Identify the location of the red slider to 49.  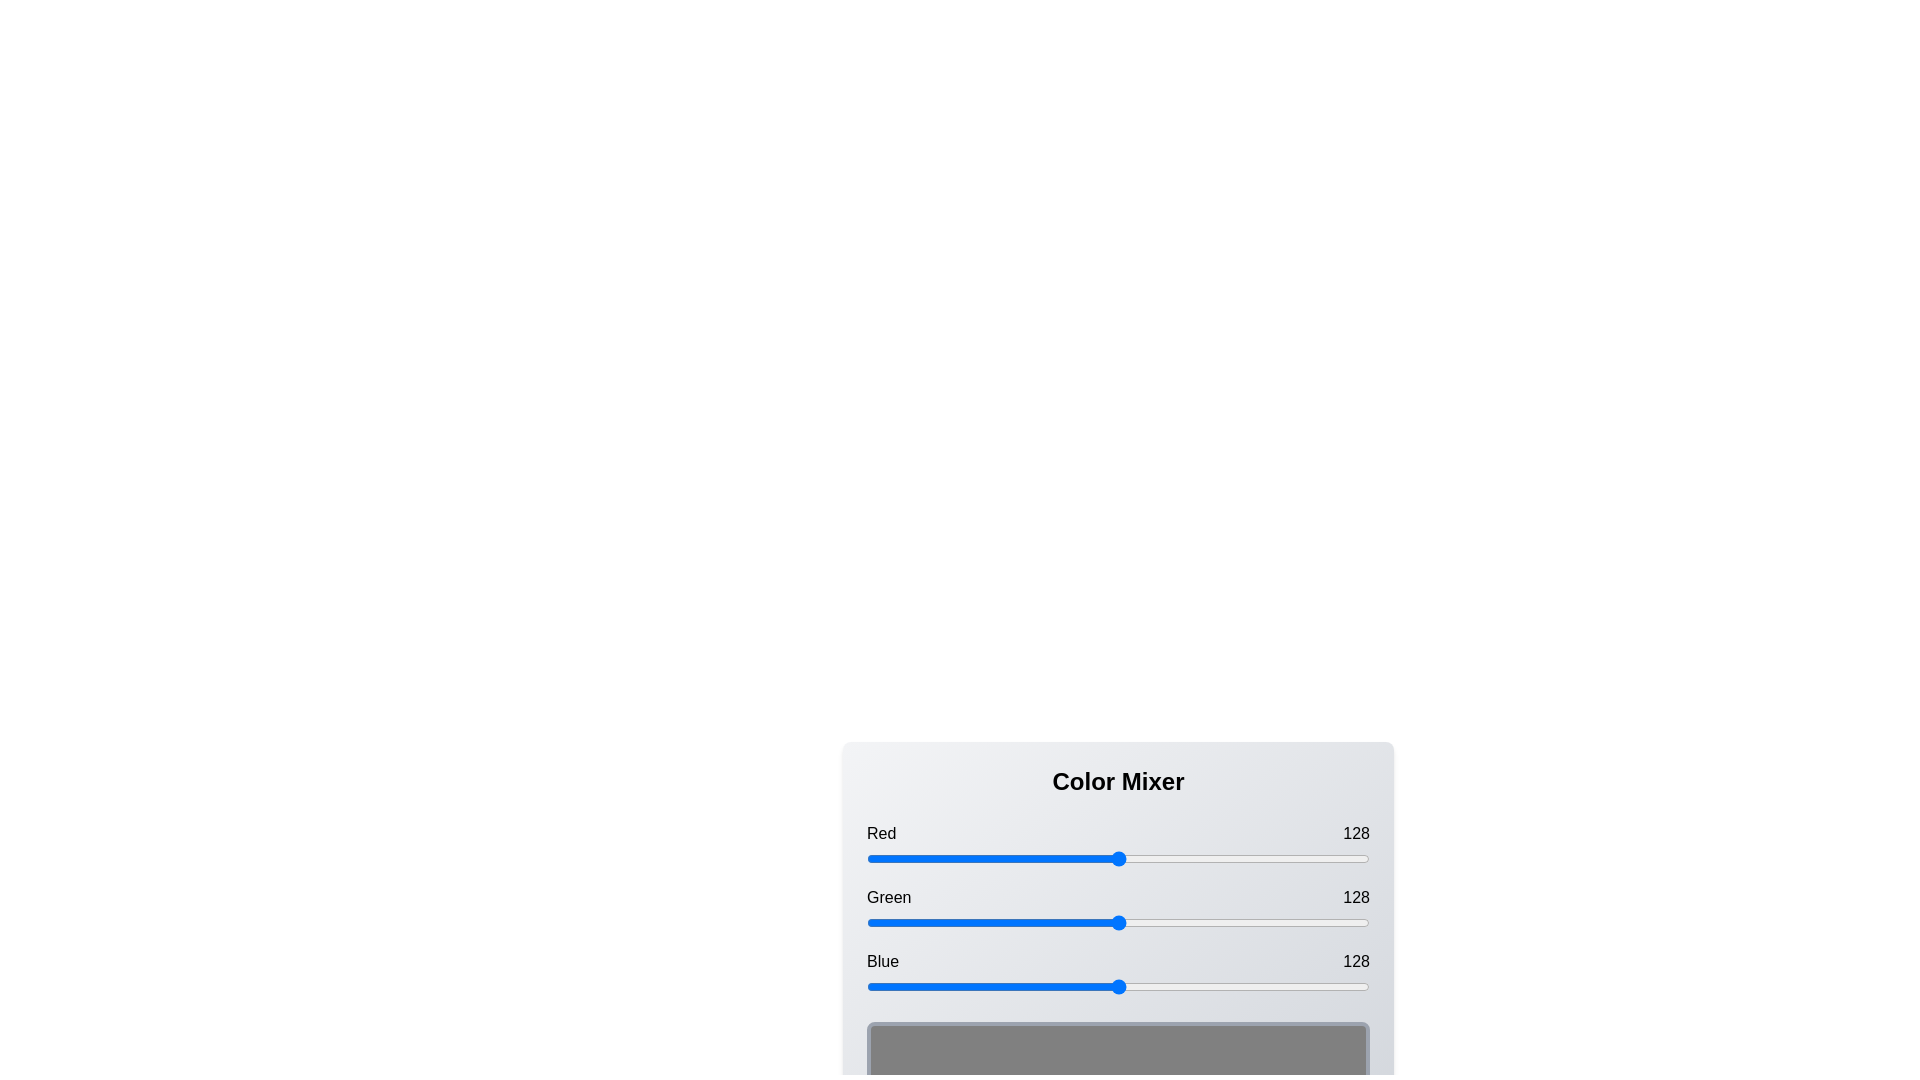
(963, 858).